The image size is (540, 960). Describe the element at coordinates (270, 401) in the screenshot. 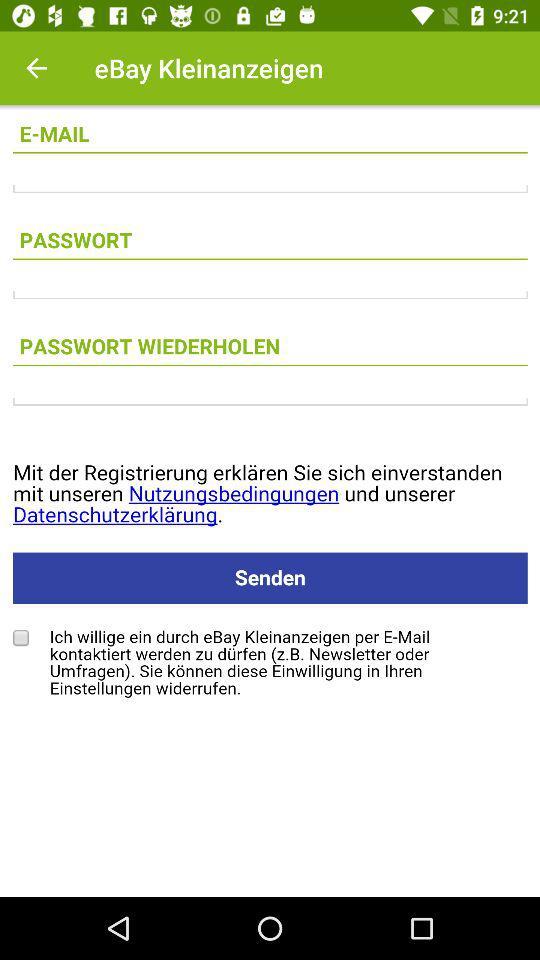

I see `login` at that location.